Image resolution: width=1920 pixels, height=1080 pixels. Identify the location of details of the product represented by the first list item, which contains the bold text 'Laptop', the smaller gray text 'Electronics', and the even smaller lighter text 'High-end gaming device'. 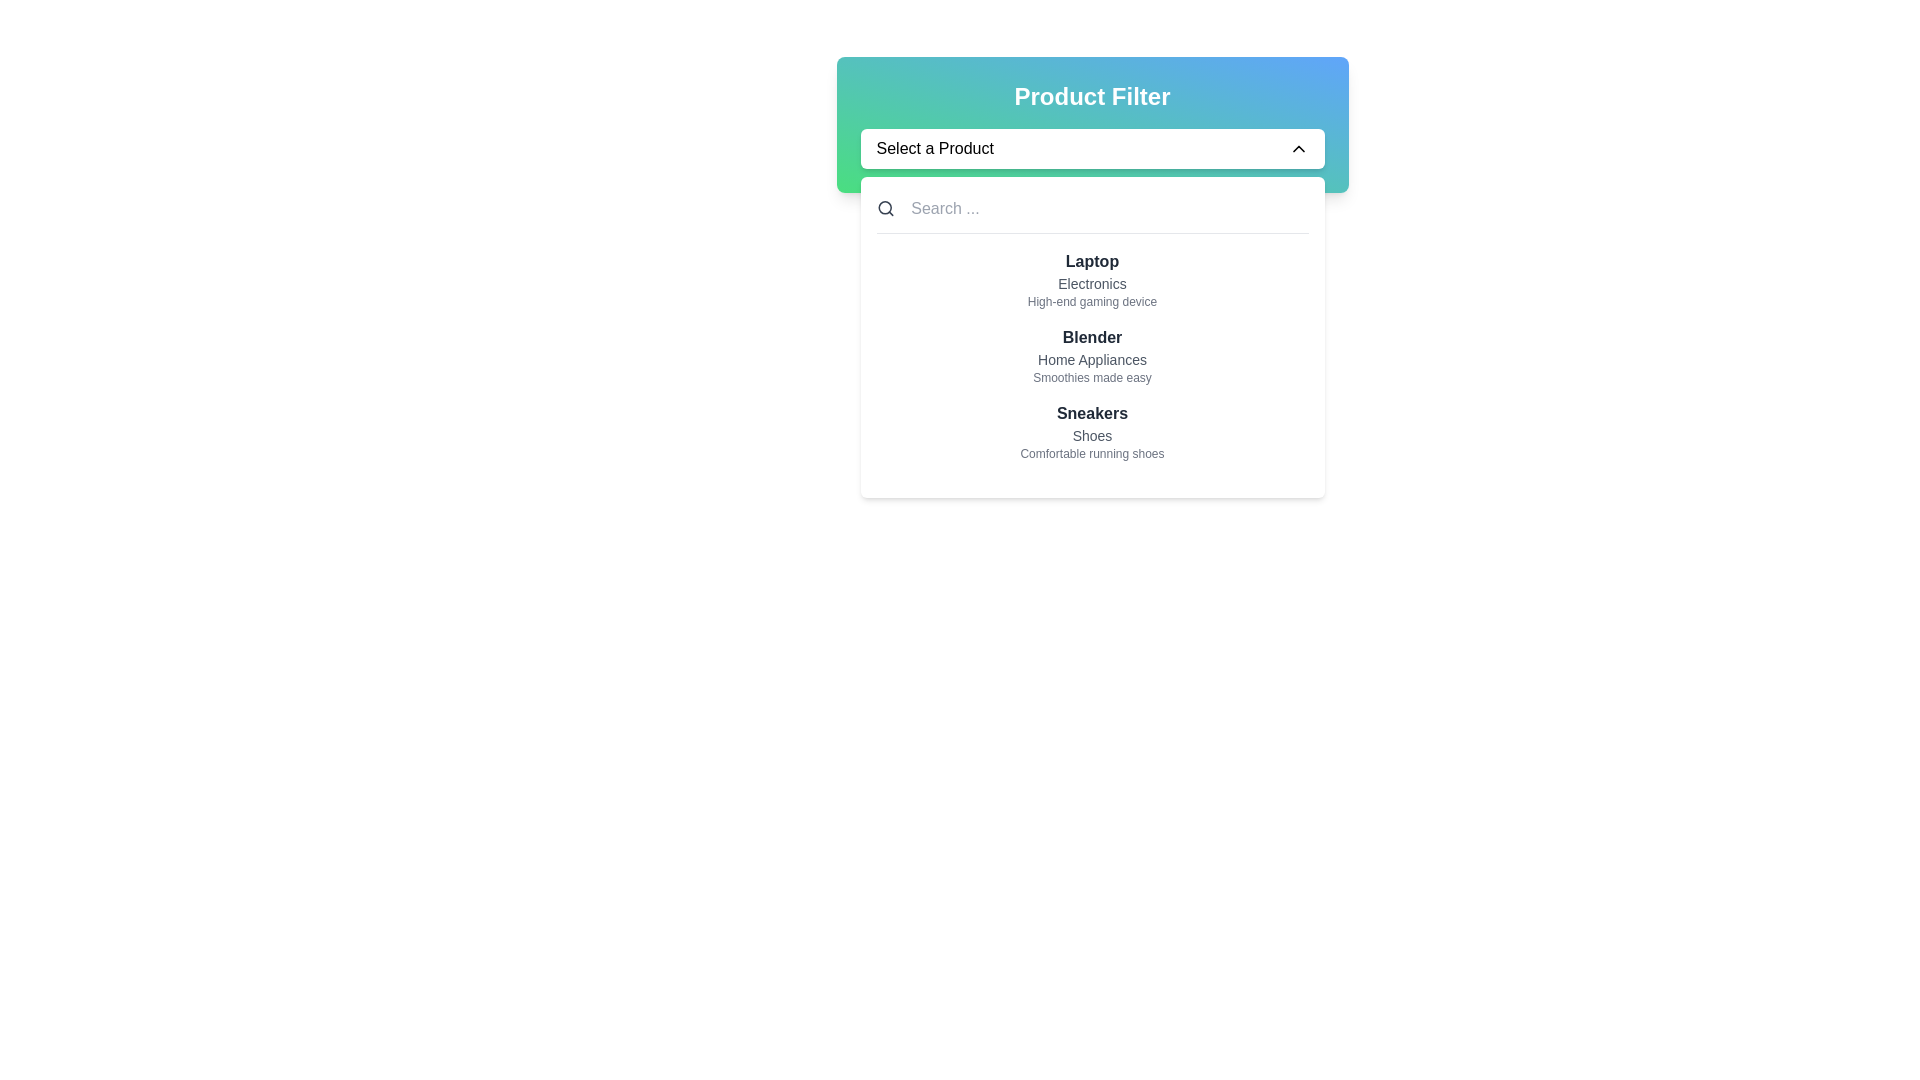
(1091, 280).